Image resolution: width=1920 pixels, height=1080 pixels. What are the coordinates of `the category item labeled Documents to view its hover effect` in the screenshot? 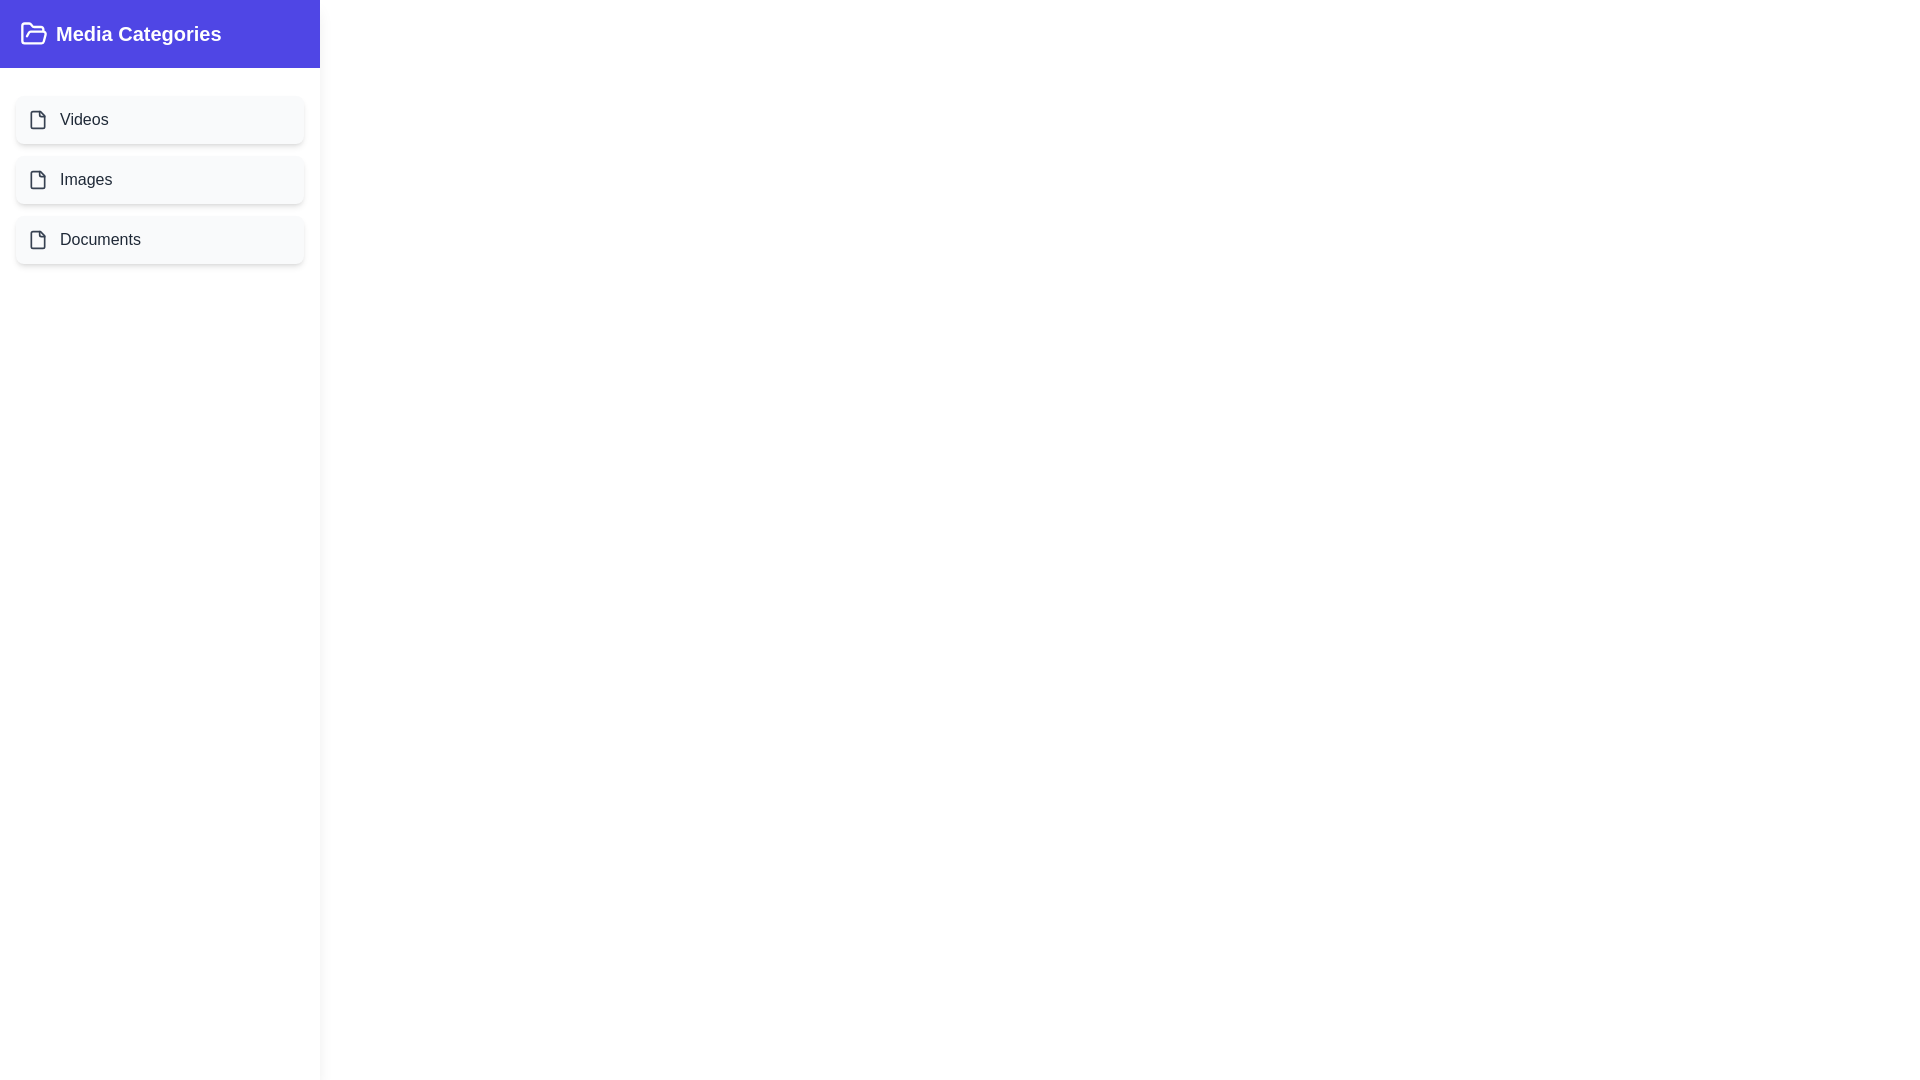 It's located at (158, 238).